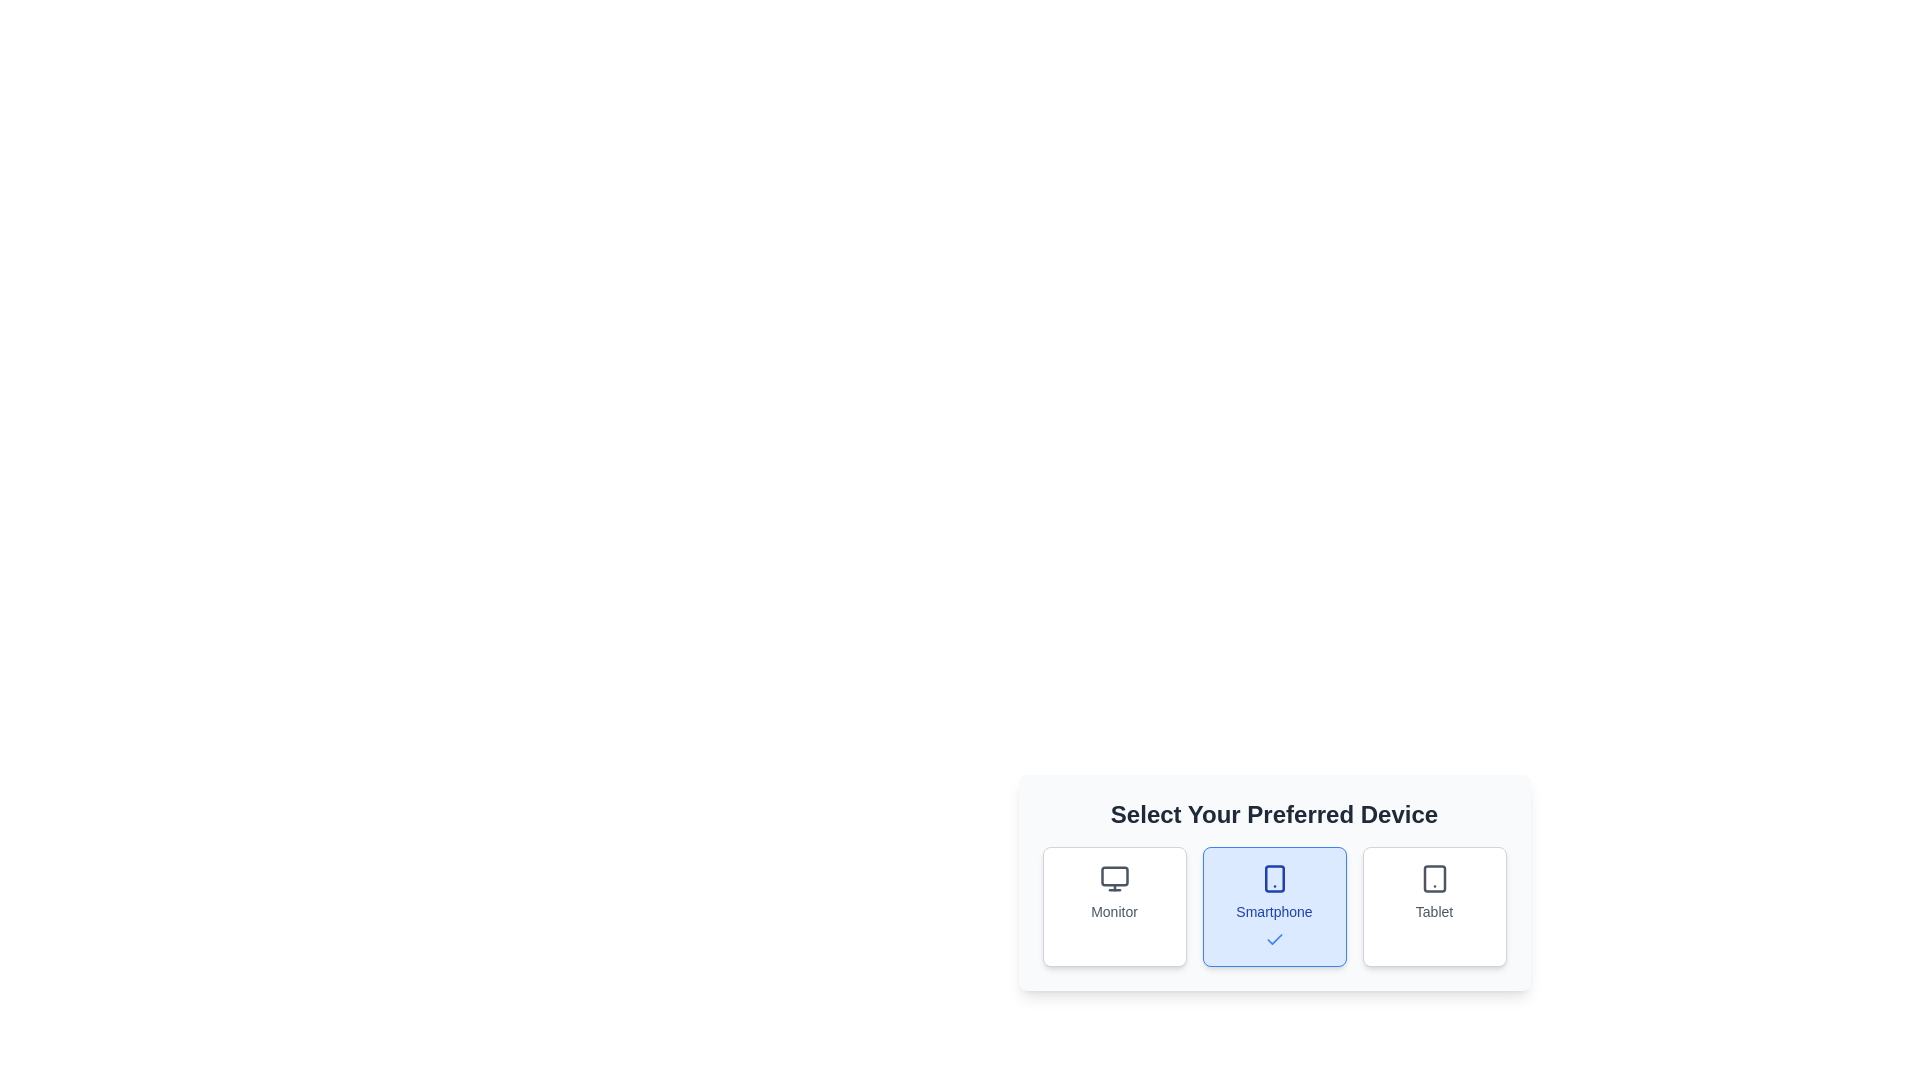 Image resolution: width=1920 pixels, height=1080 pixels. What do you see at coordinates (1433, 878) in the screenshot?
I see `the 'Tablet' device icon in the selection menu` at bounding box center [1433, 878].